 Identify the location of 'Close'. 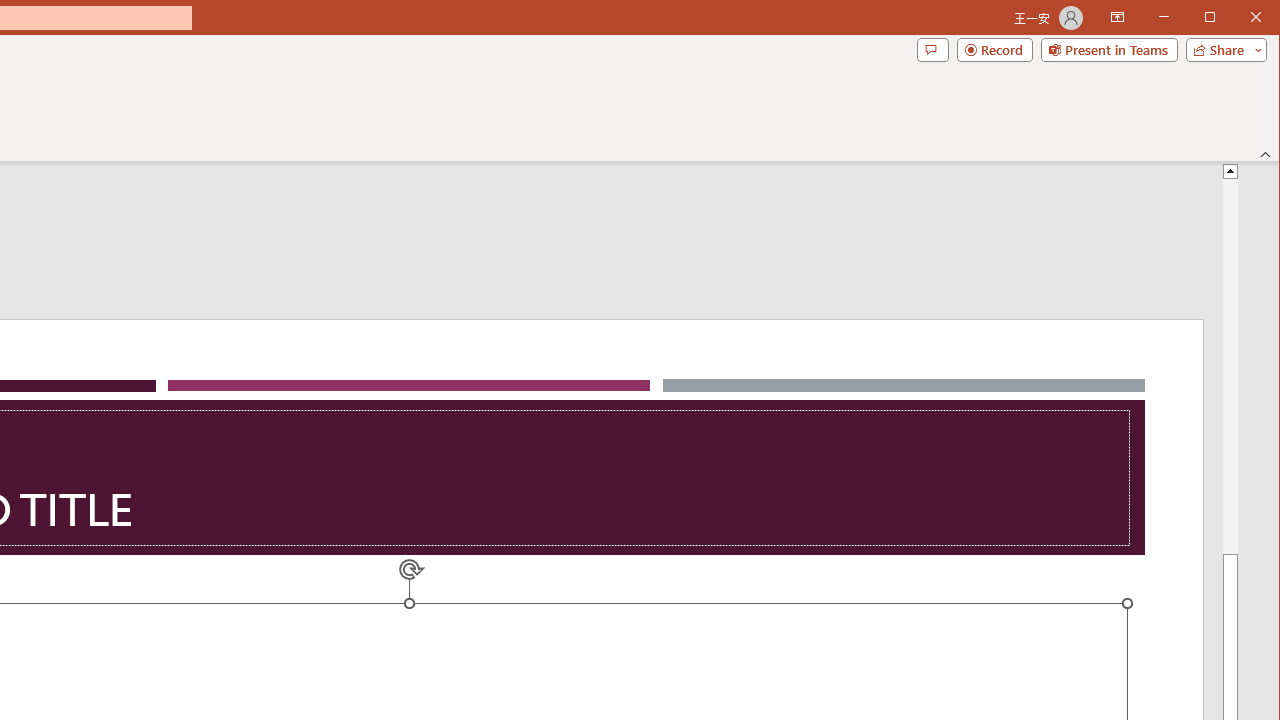
(1260, 19).